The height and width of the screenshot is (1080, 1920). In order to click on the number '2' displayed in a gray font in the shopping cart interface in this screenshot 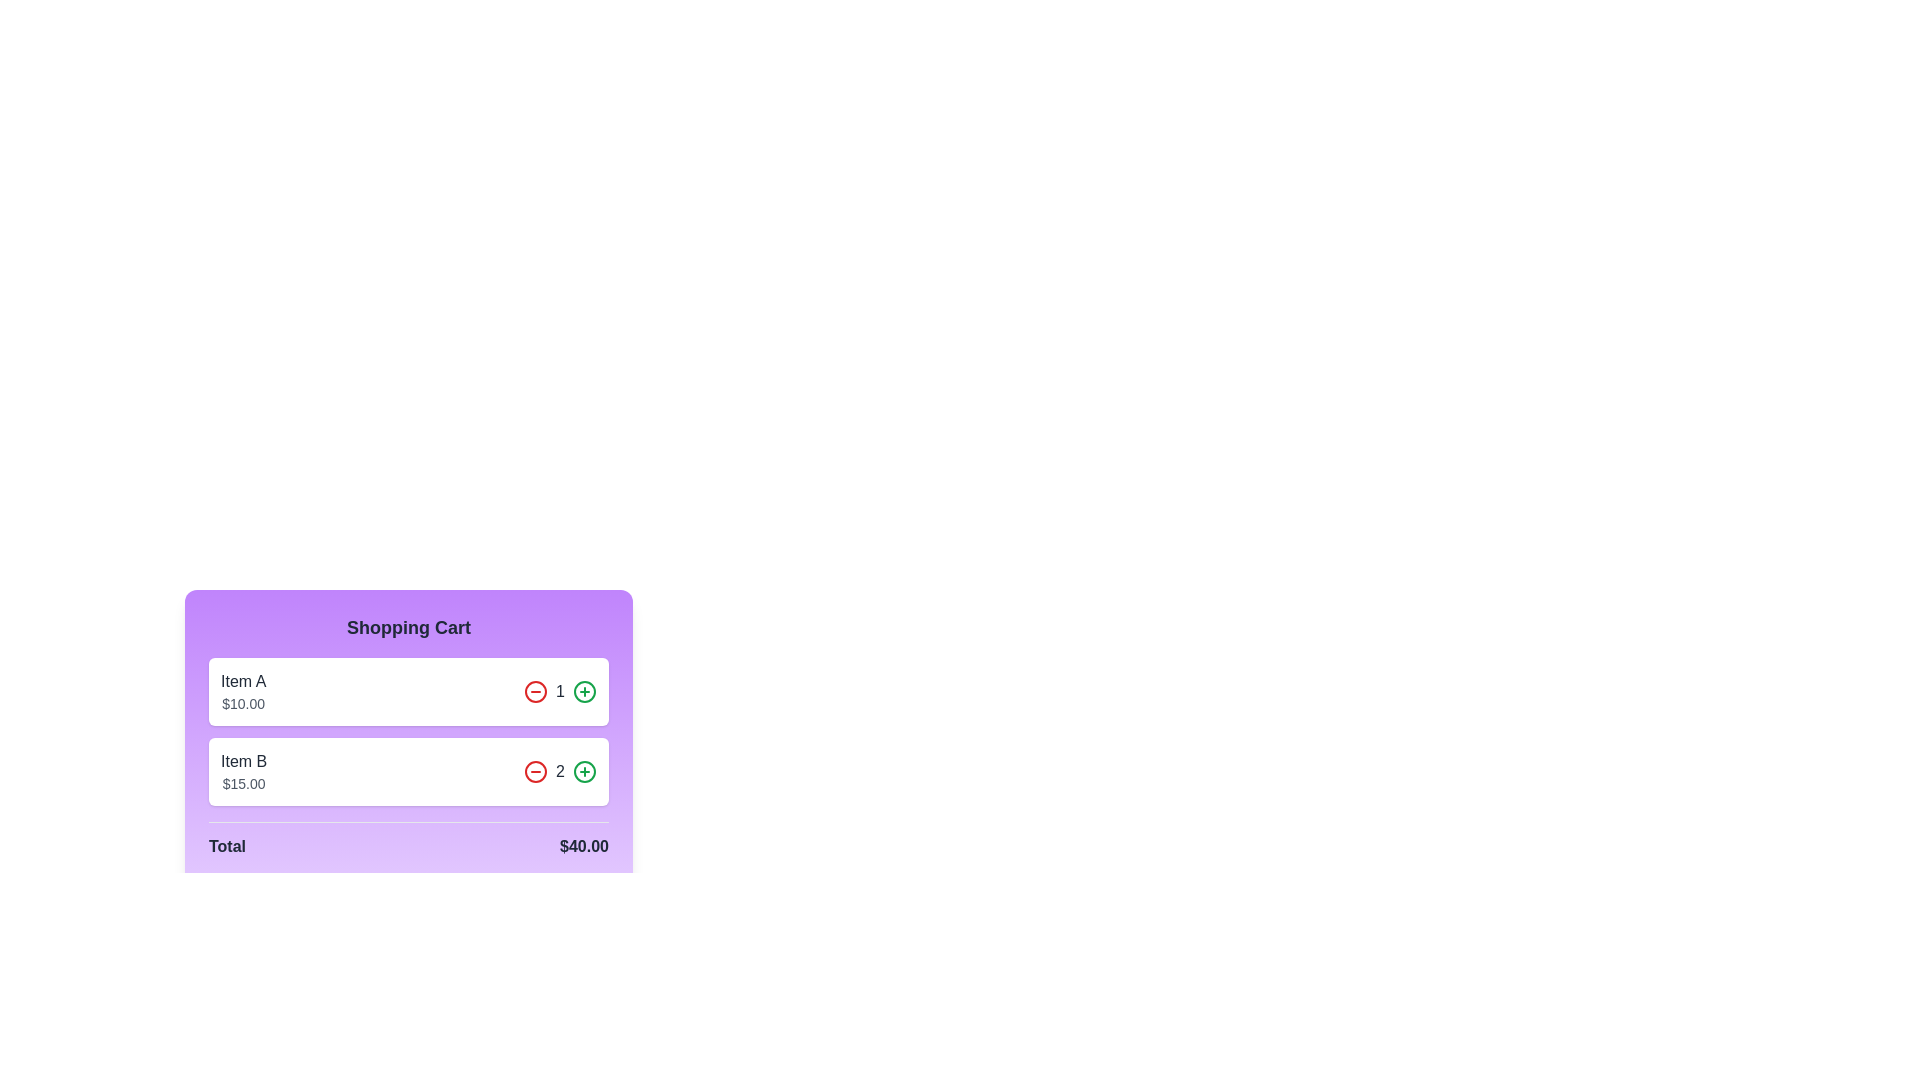, I will do `click(560, 770)`.